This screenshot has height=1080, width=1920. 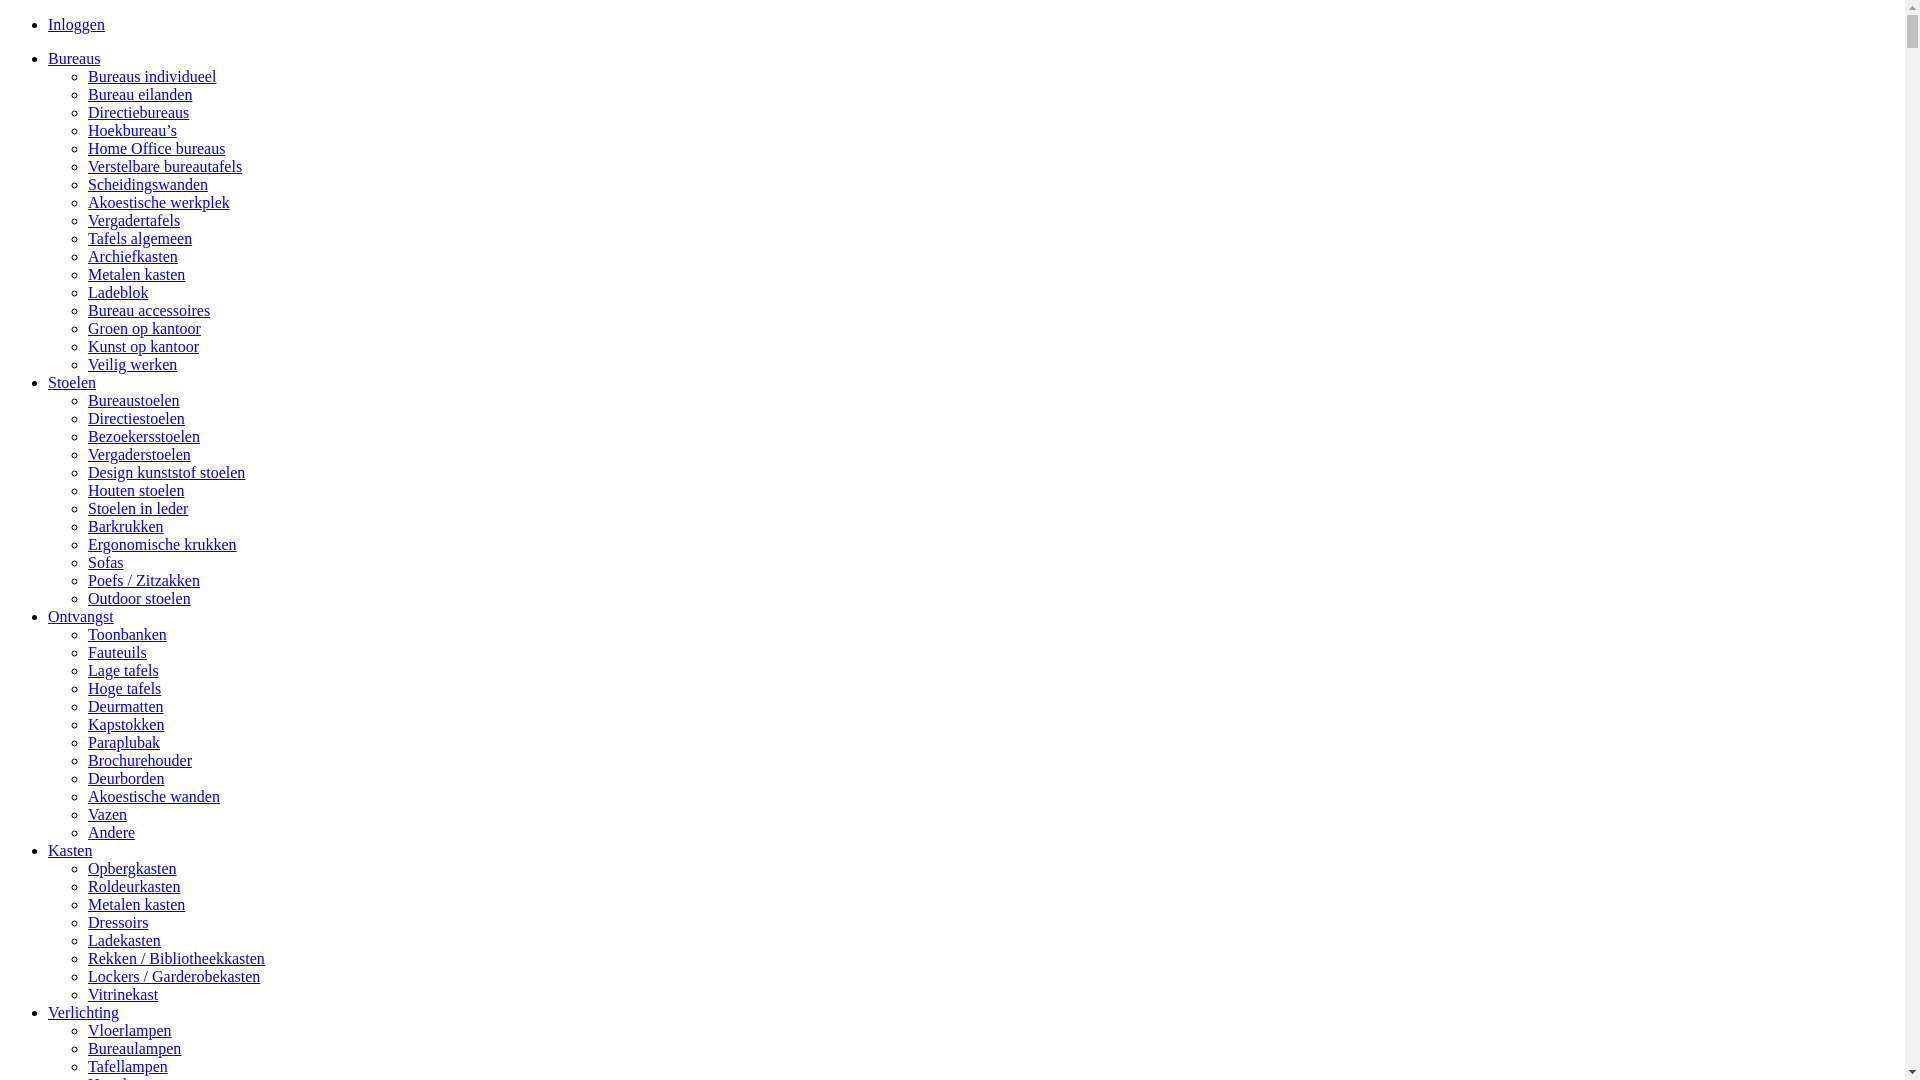 I want to click on 'Stoelen', so click(x=48, y=382).